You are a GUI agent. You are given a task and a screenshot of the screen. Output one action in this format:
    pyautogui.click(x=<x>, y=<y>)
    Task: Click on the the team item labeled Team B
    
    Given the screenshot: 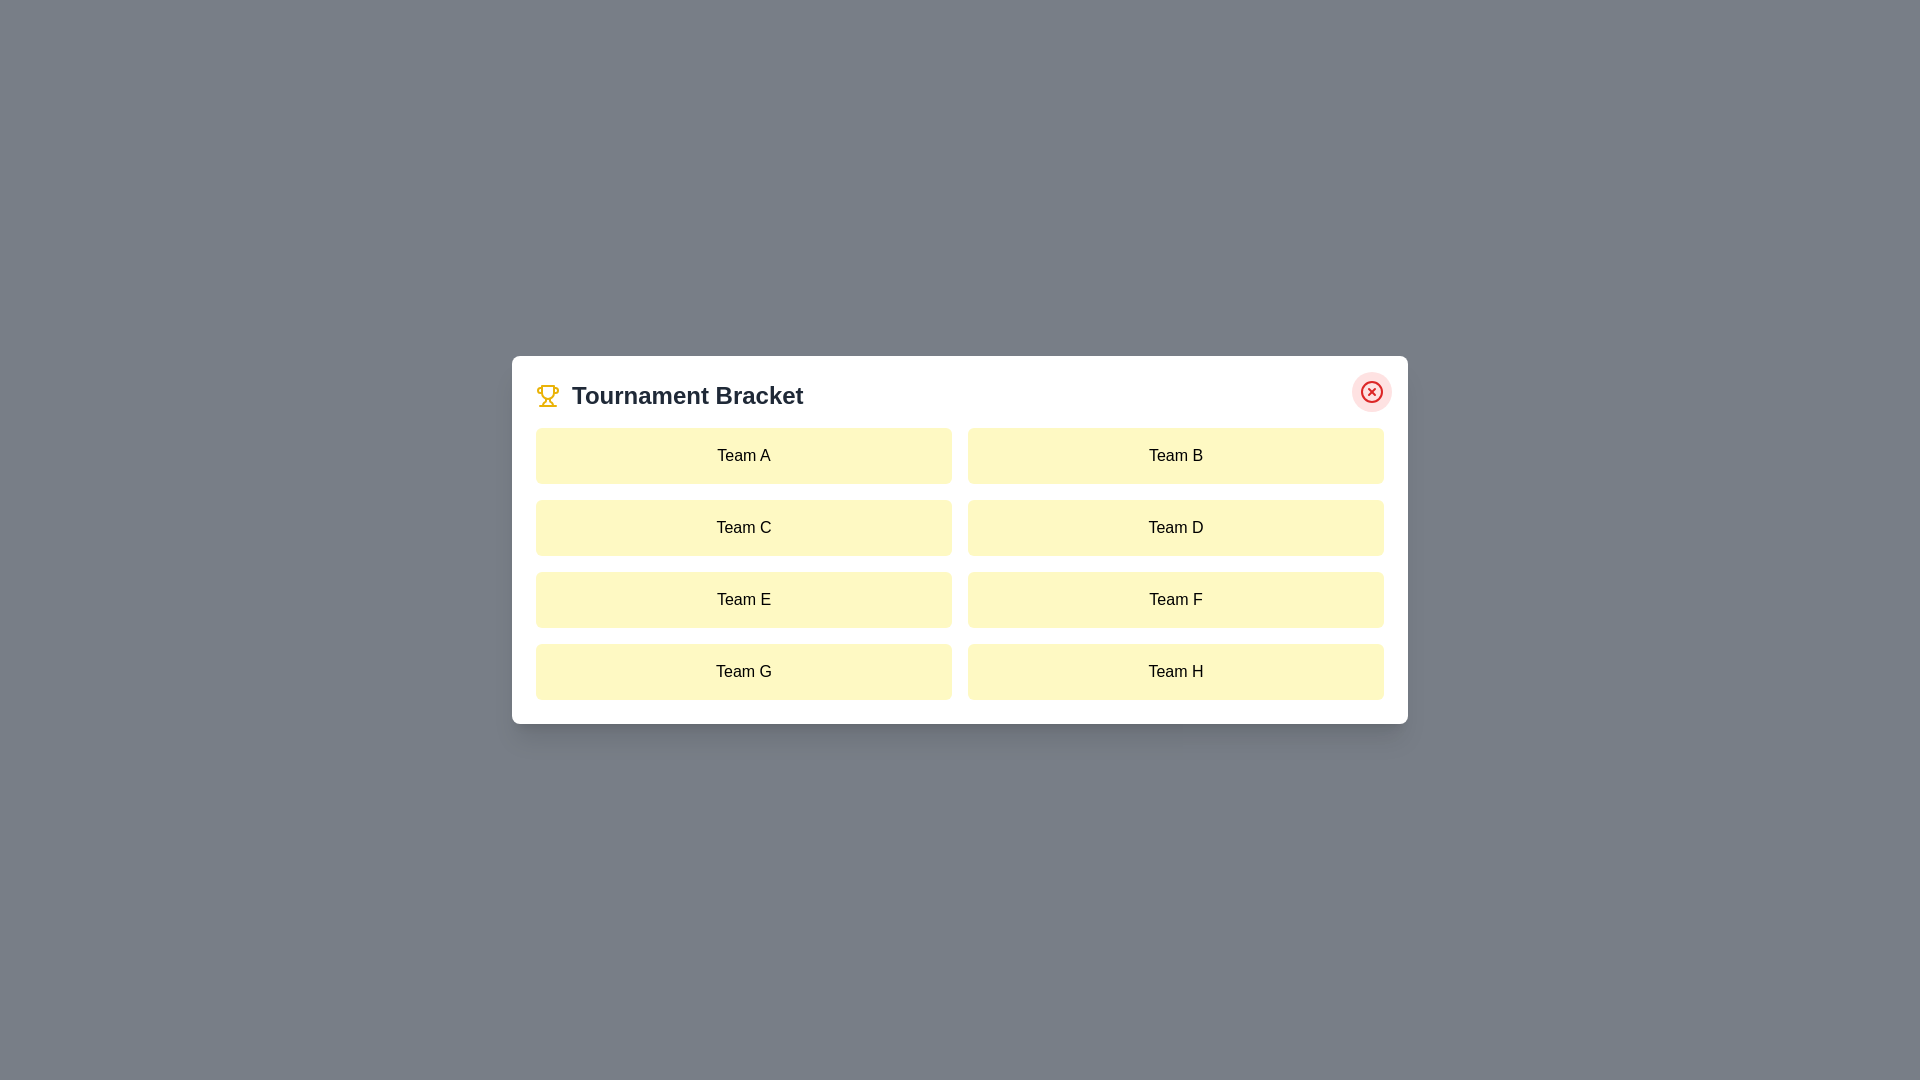 What is the action you would take?
    pyautogui.click(x=1176, y=455)
    